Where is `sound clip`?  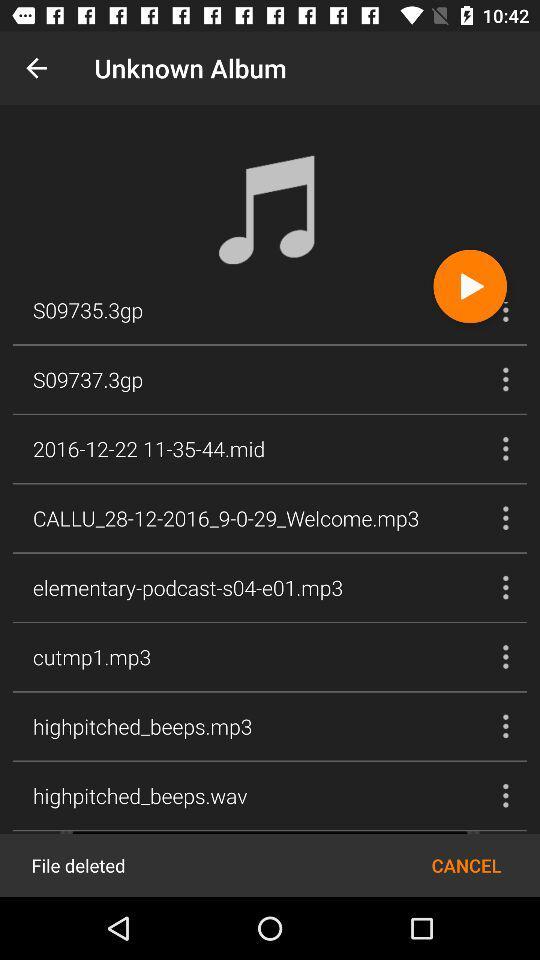 sound clip is located at coordinates (470, 285).